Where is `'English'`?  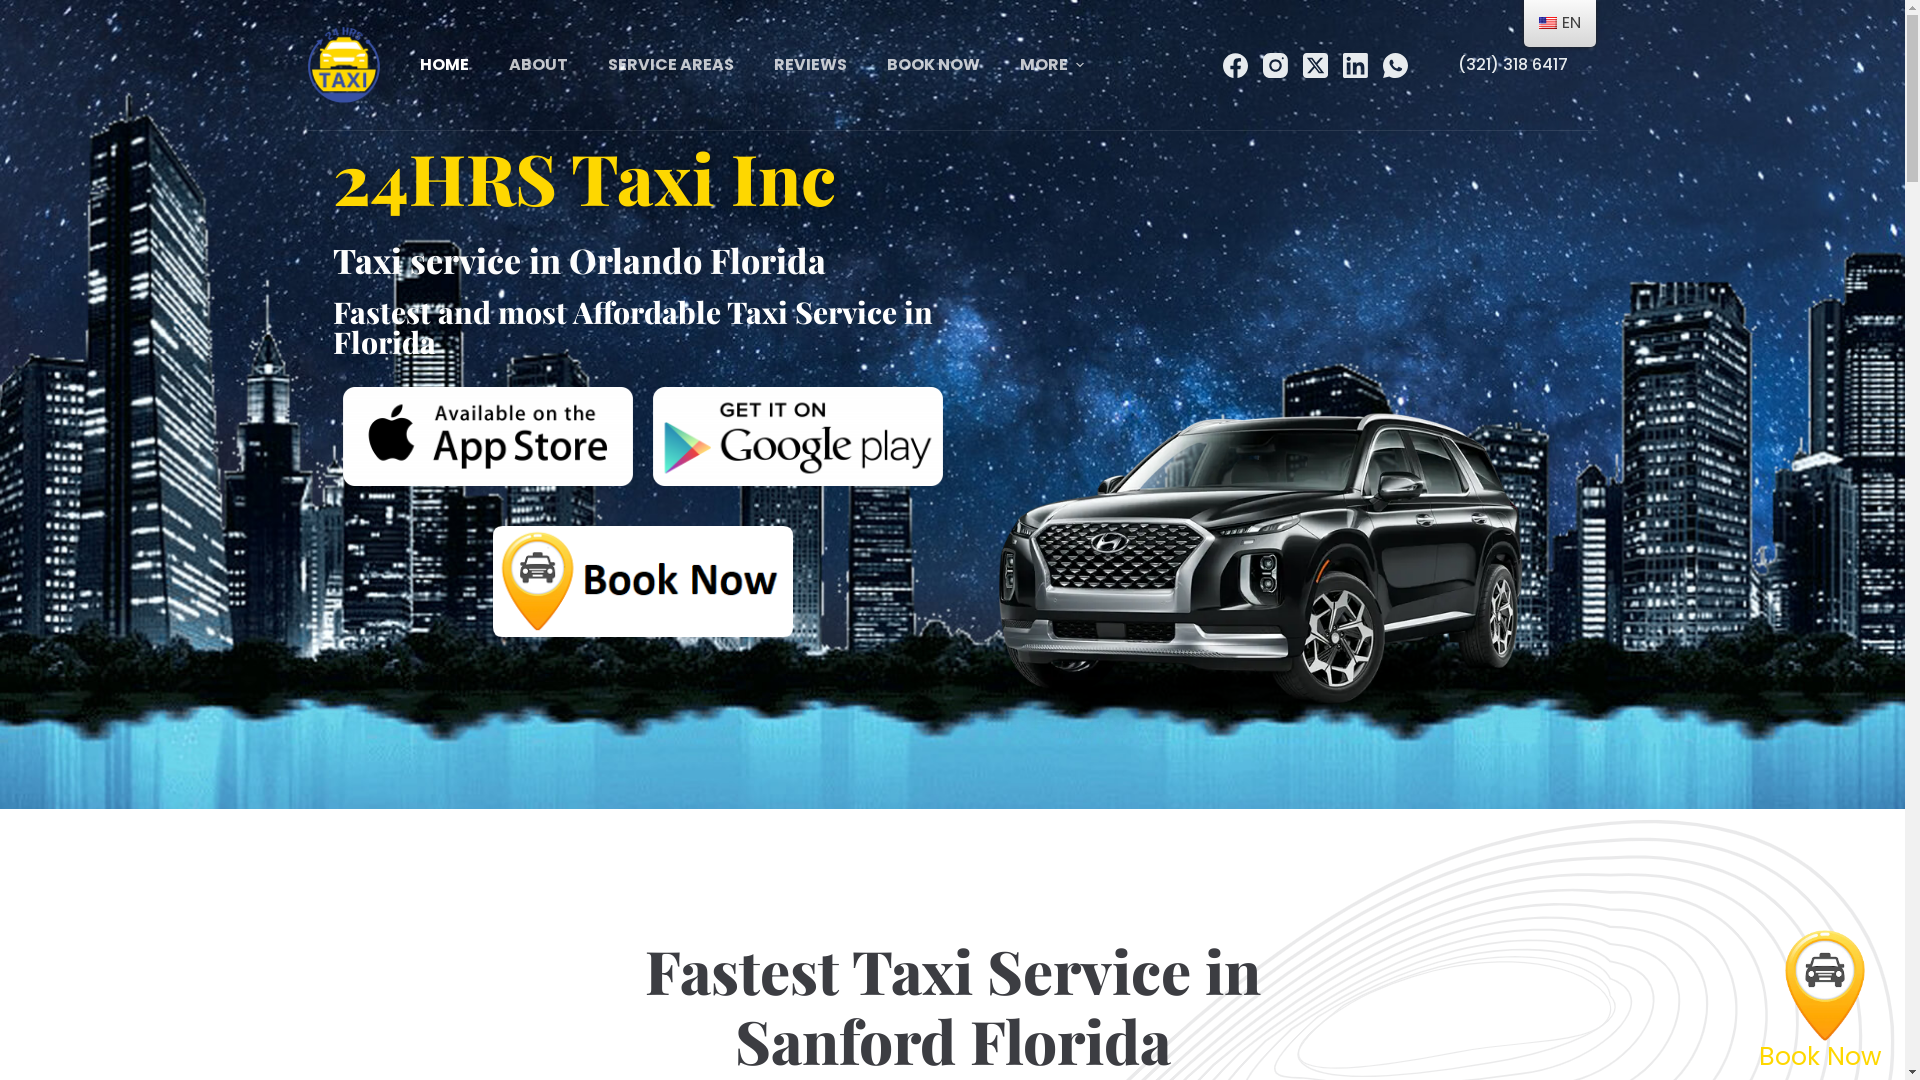
'English' is located at coordinates (1538, 23).